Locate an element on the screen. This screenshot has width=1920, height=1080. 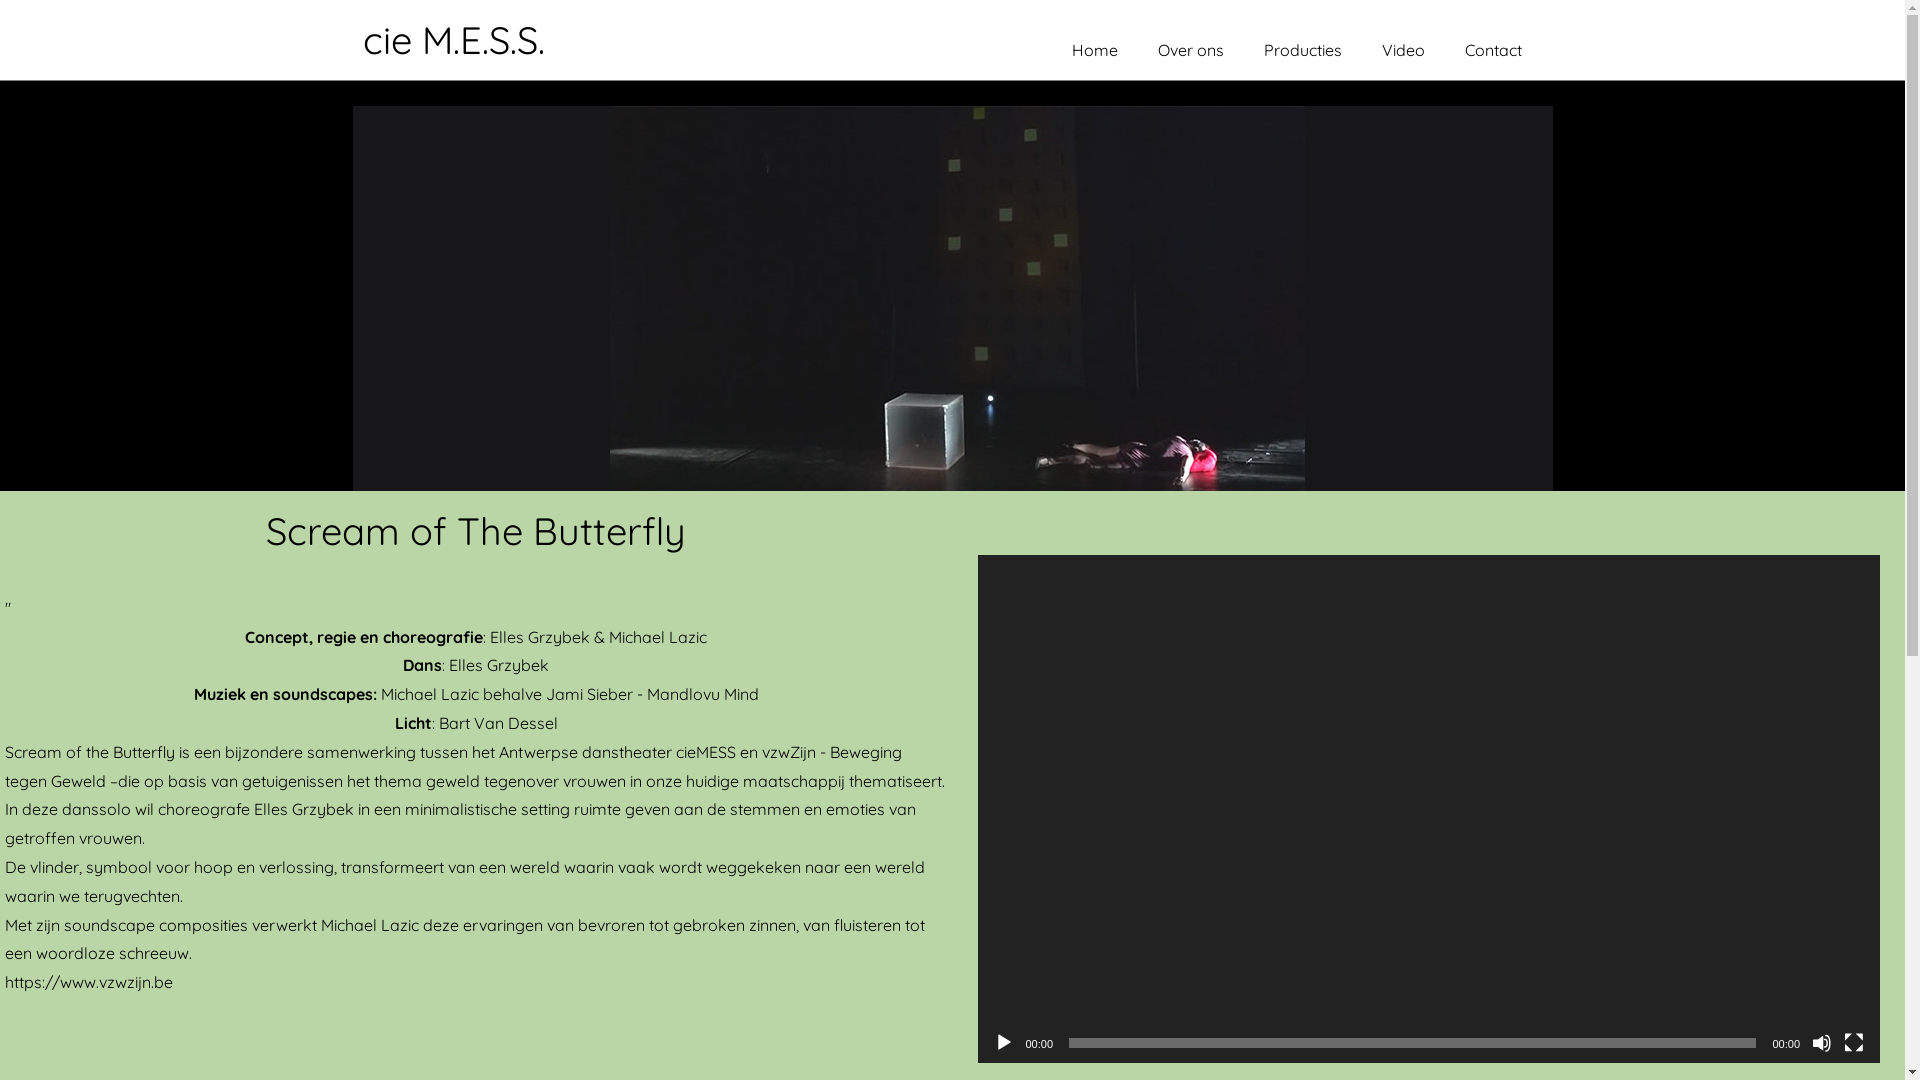
'Over ons' is located at coordinates (1137, 49).